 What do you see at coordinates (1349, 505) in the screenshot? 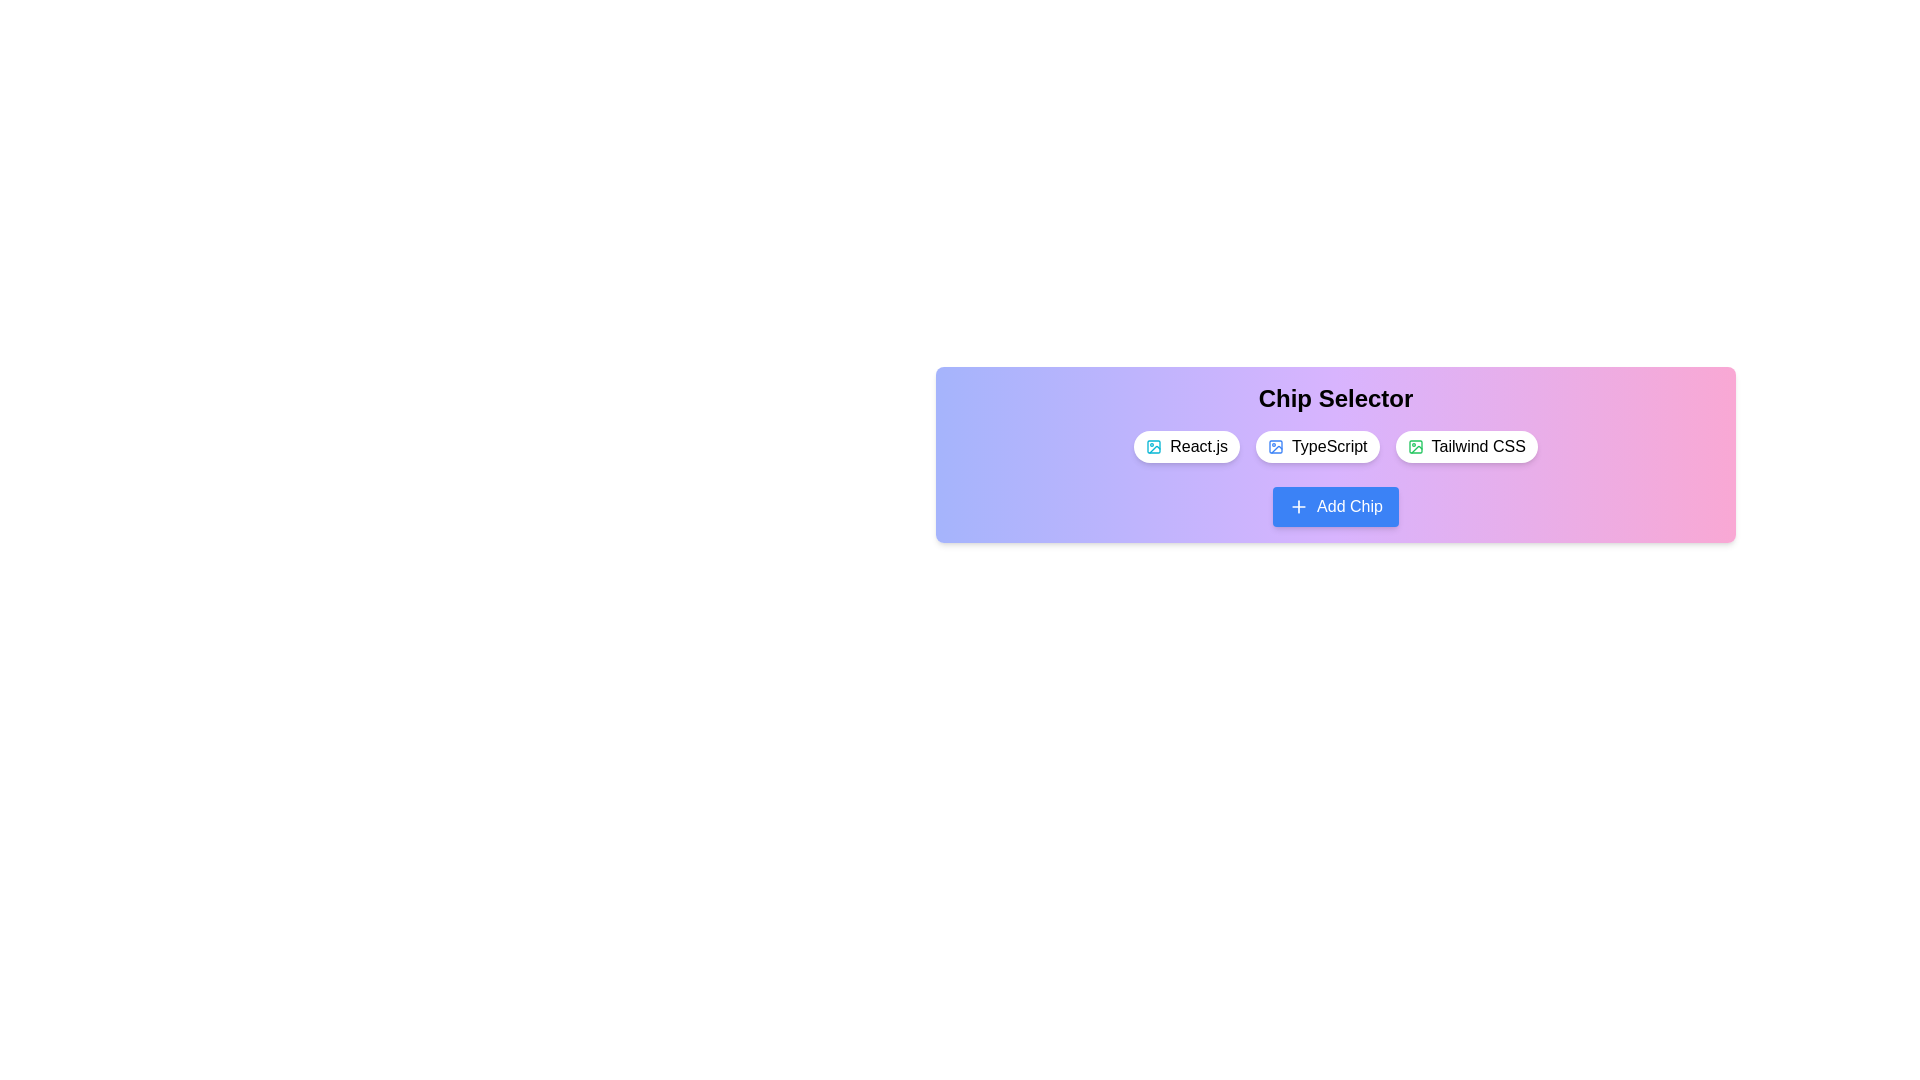
I see `the 'Add Chip' text label within the button located near the bottom center of the gradient panel` at bounding box center [1349, 505].